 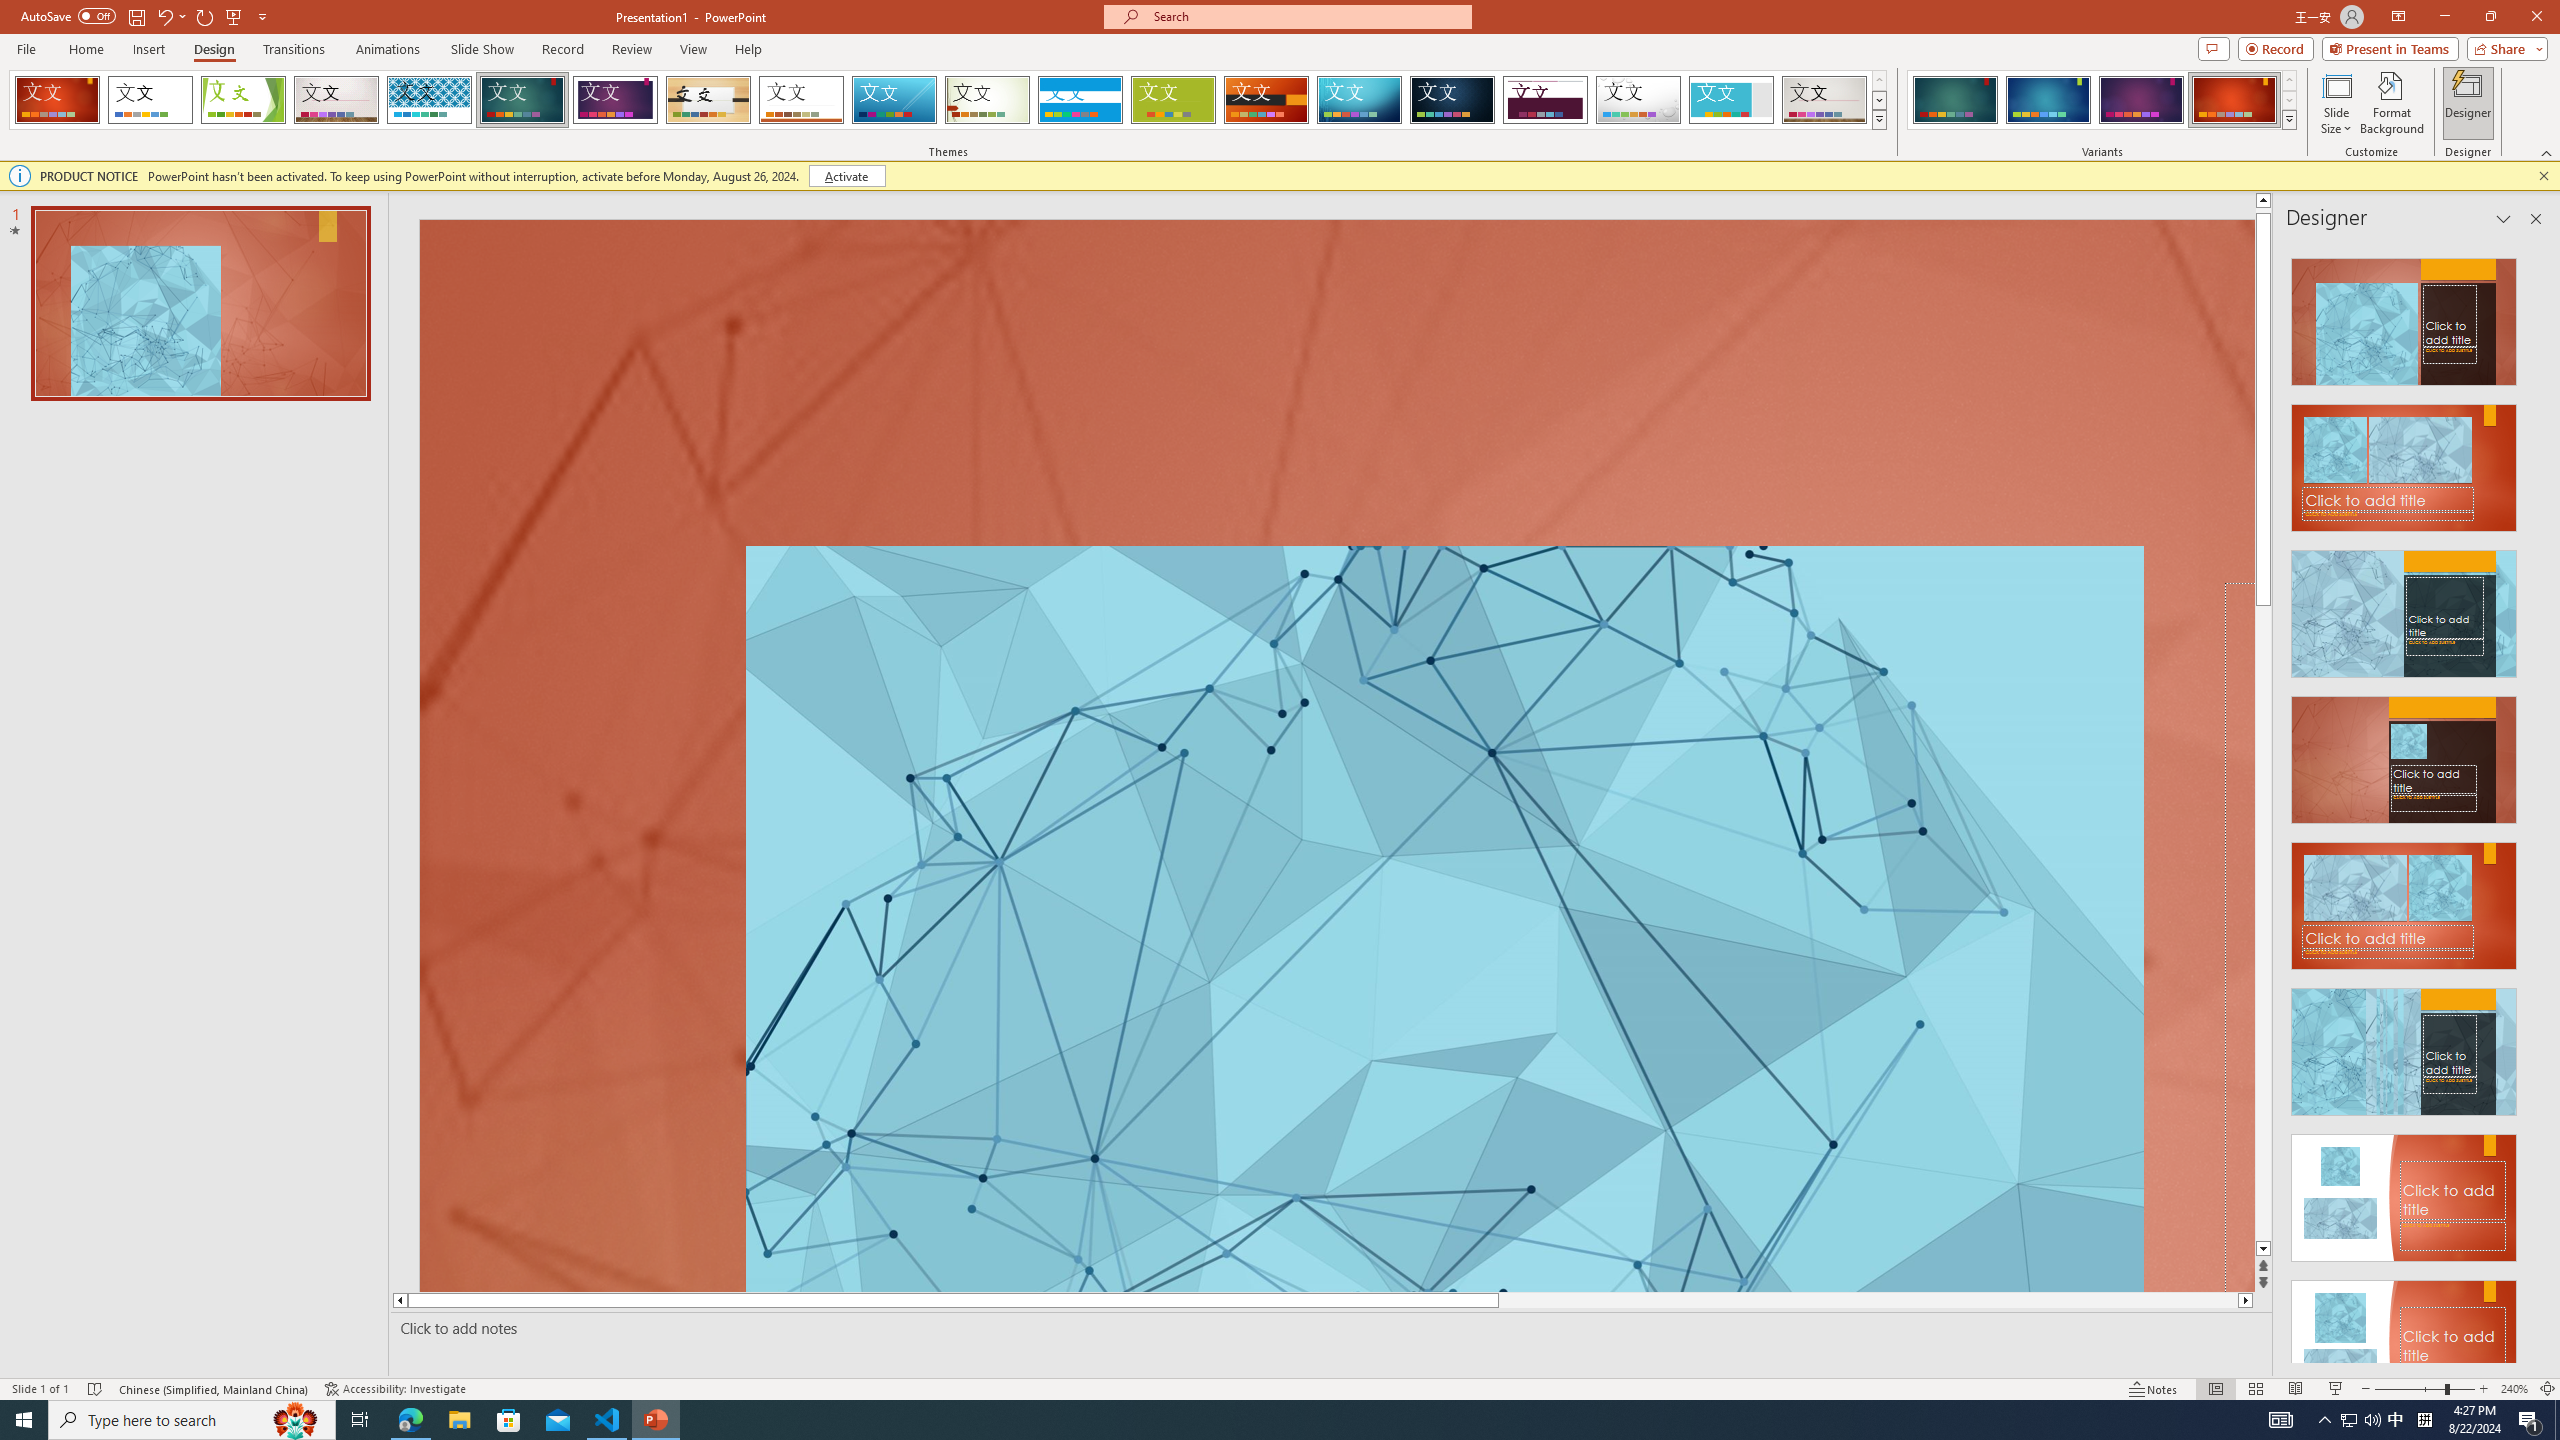 What do you see at coordinates (1731, 99) in the screenshot?
I see `'Frame'` at bounding box center [1731, 99].